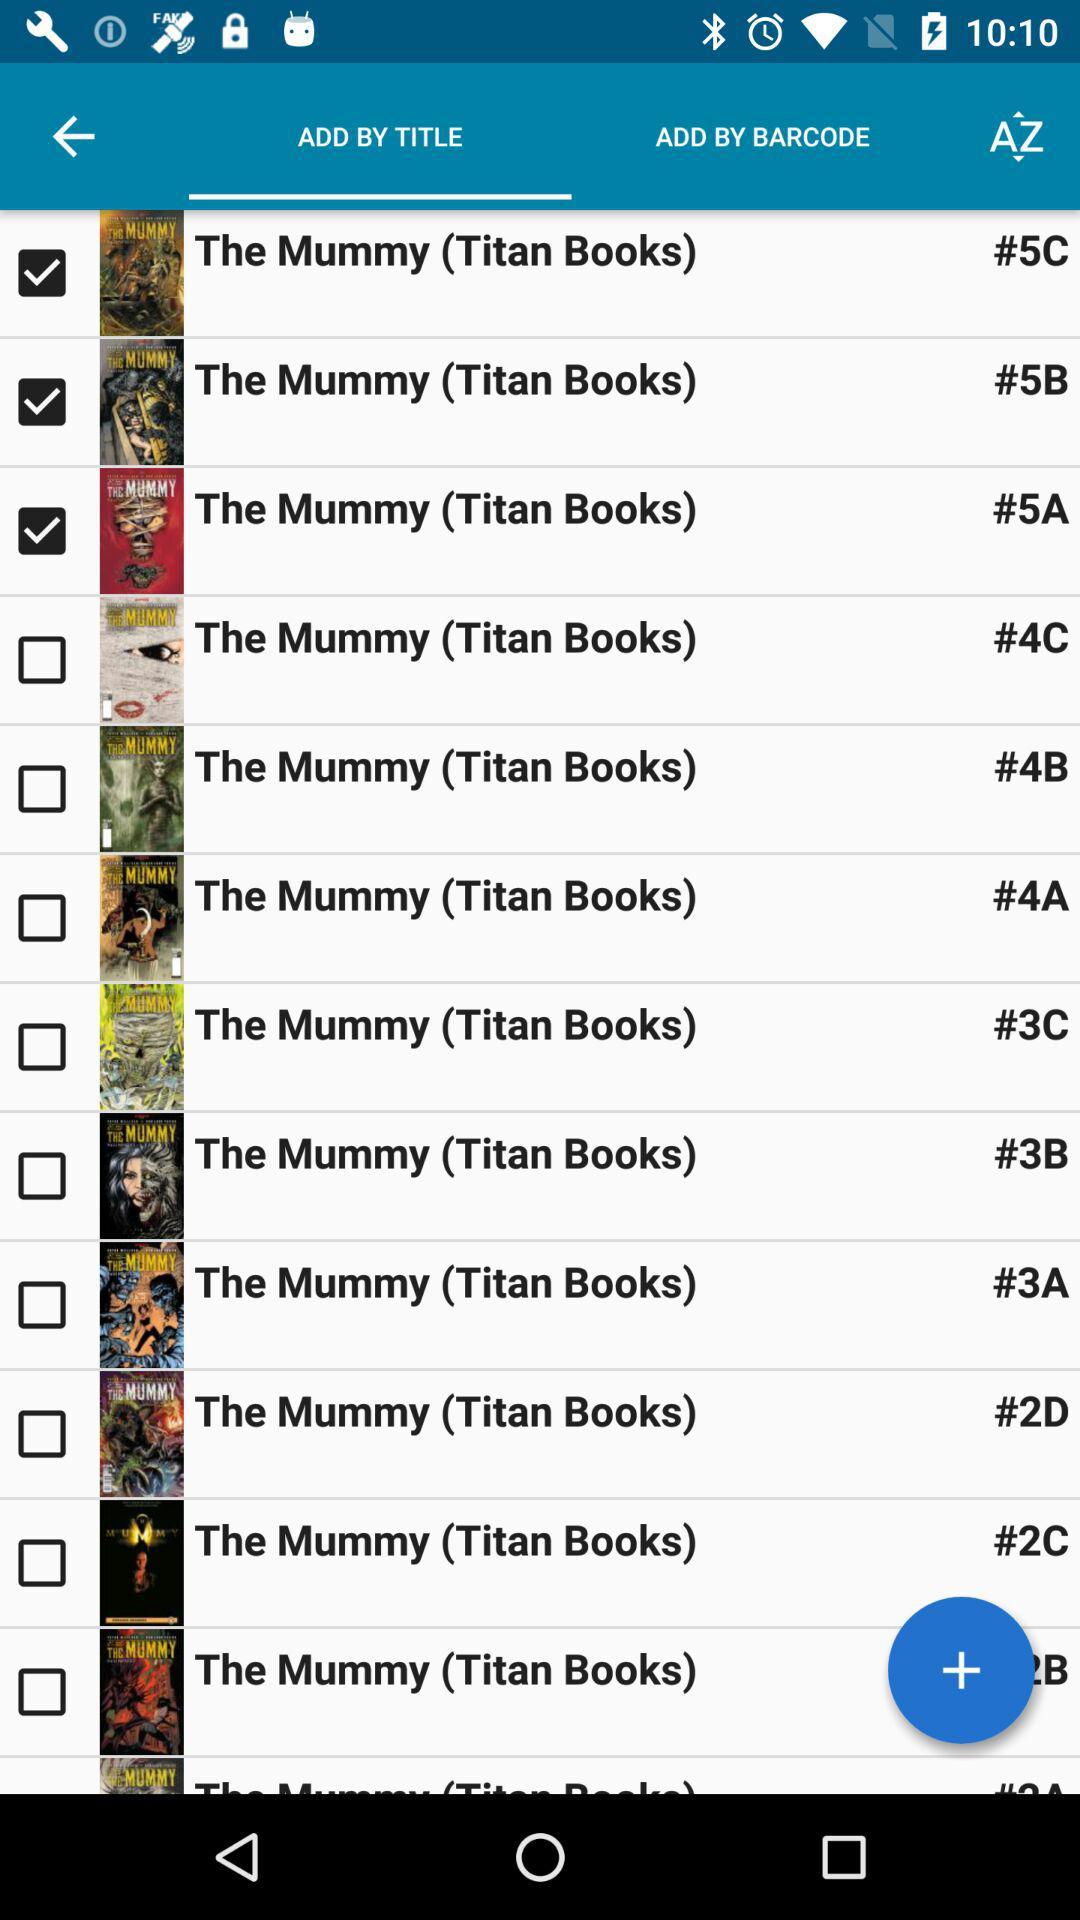 The width and height of the screenshot is (1080, 1920). Describe the element at coordinates (1031, 378) in the screenshot. I see `#5b` at that location.